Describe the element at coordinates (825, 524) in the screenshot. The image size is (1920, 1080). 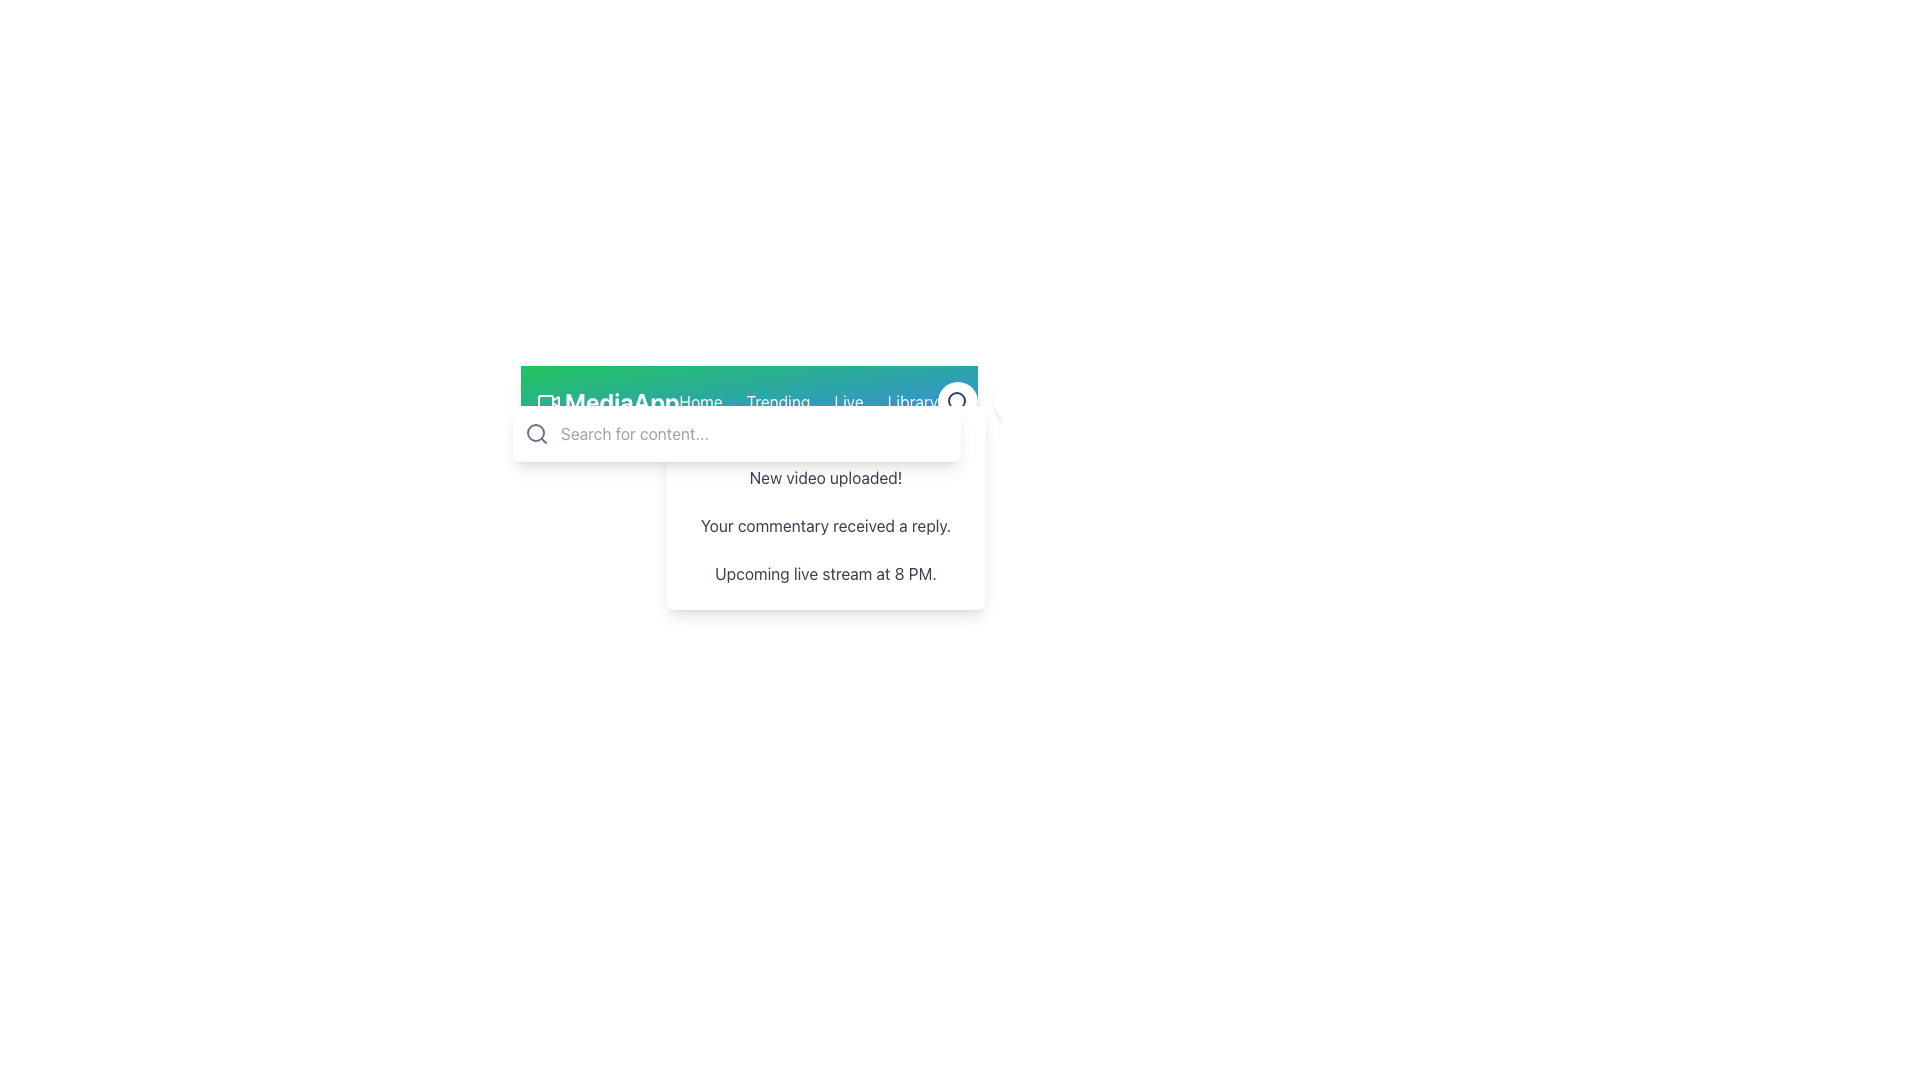
I see `the information displayed in the text block that says 'Your commentary received a reply.'` at that location.